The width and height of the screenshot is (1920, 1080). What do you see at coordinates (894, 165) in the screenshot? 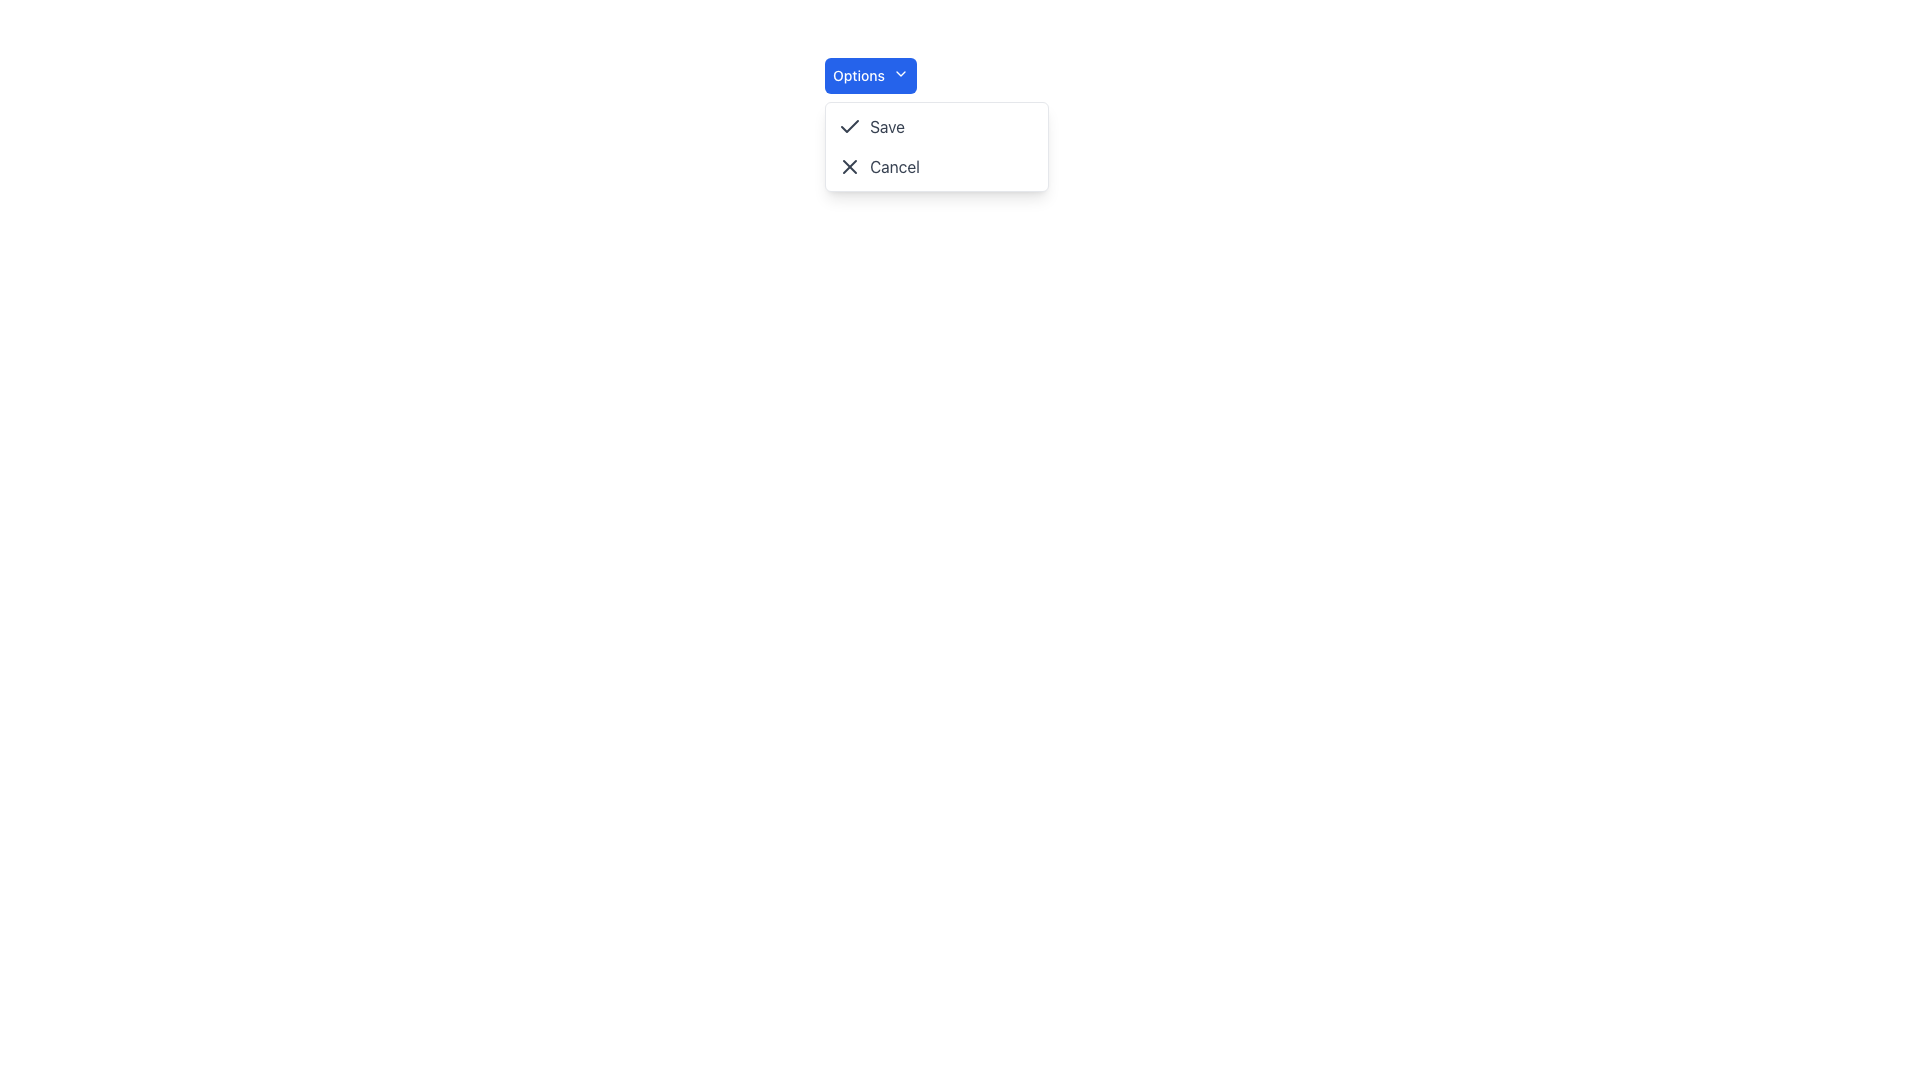
I see `the 'Cancel' text label located below the 'Save' option in the dropdown menu triggered by the 'Options' button` at bounding box center [894, 165].